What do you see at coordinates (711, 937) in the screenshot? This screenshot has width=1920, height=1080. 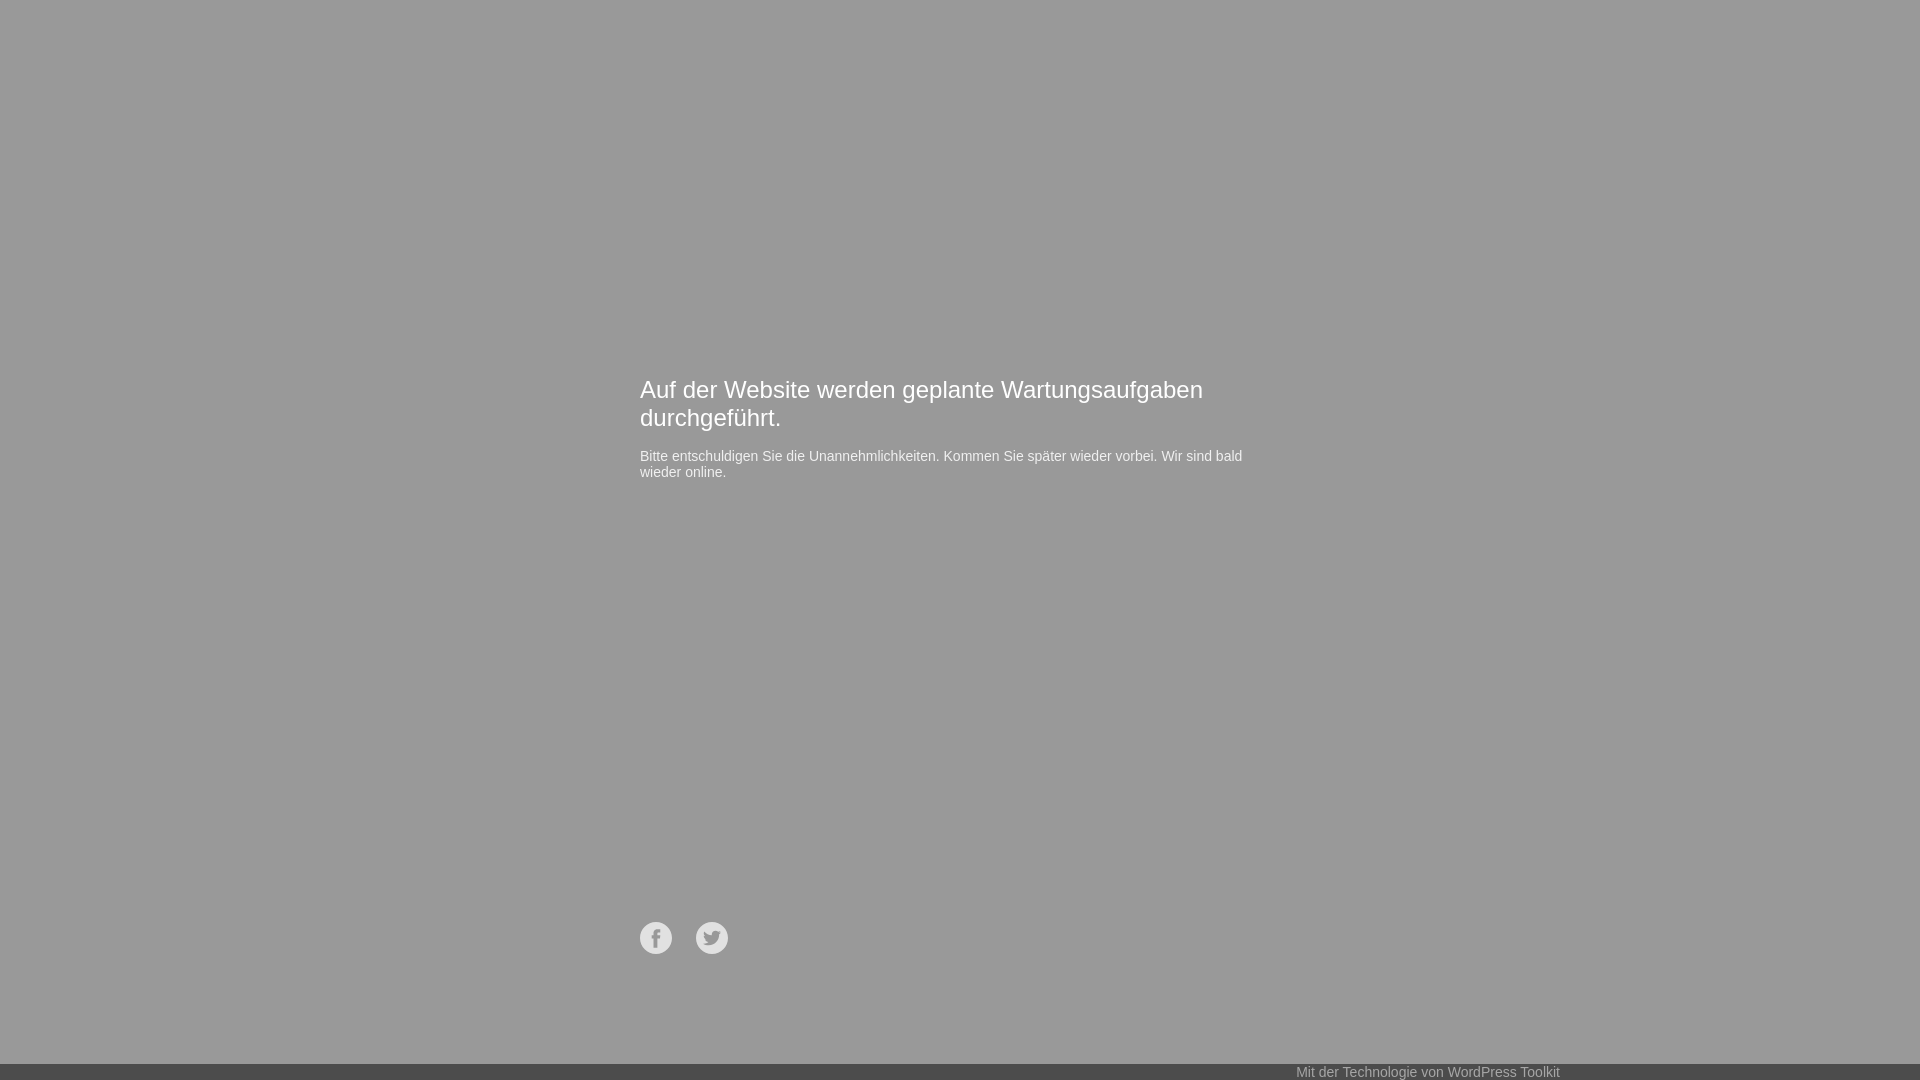 I see `'Twitter'` at bounding box center [711, 937].